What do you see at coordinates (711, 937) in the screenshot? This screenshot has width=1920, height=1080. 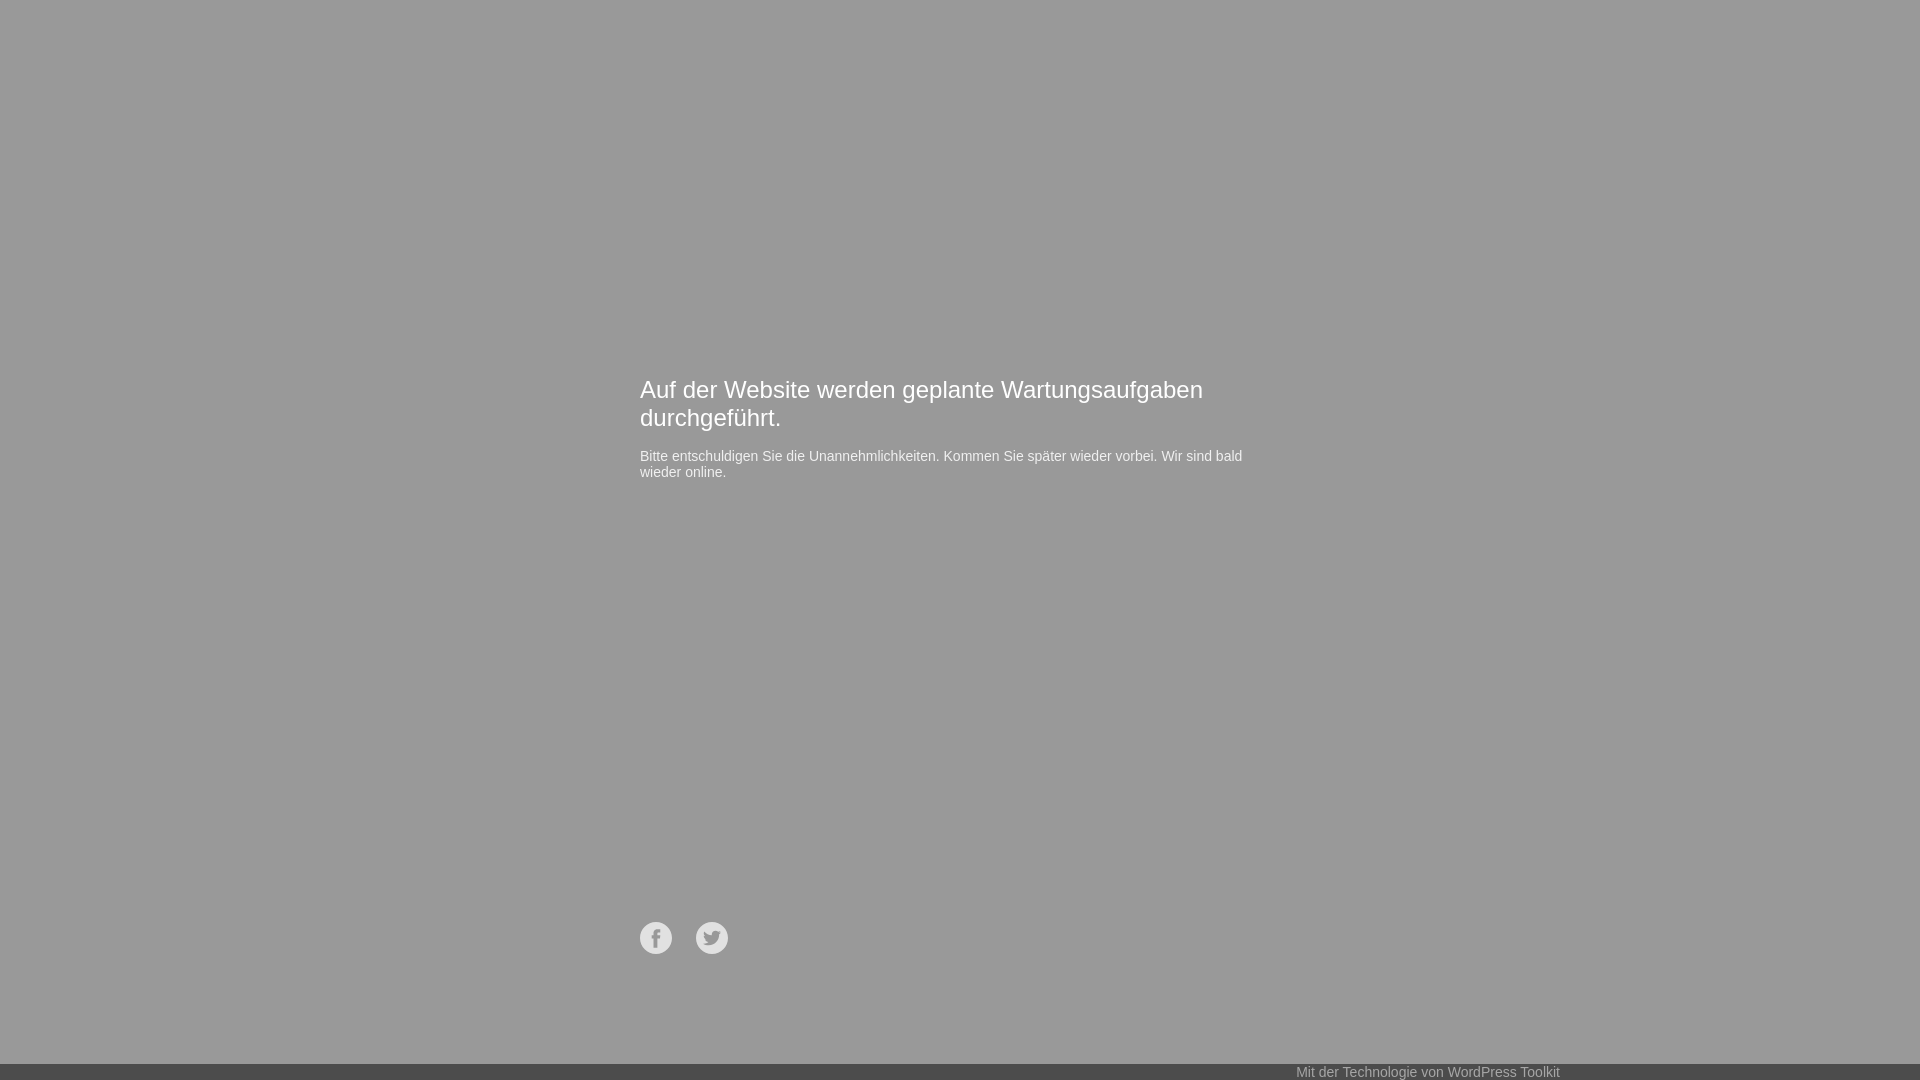 I see `'Twitter'` at bounding box center [711, 937].